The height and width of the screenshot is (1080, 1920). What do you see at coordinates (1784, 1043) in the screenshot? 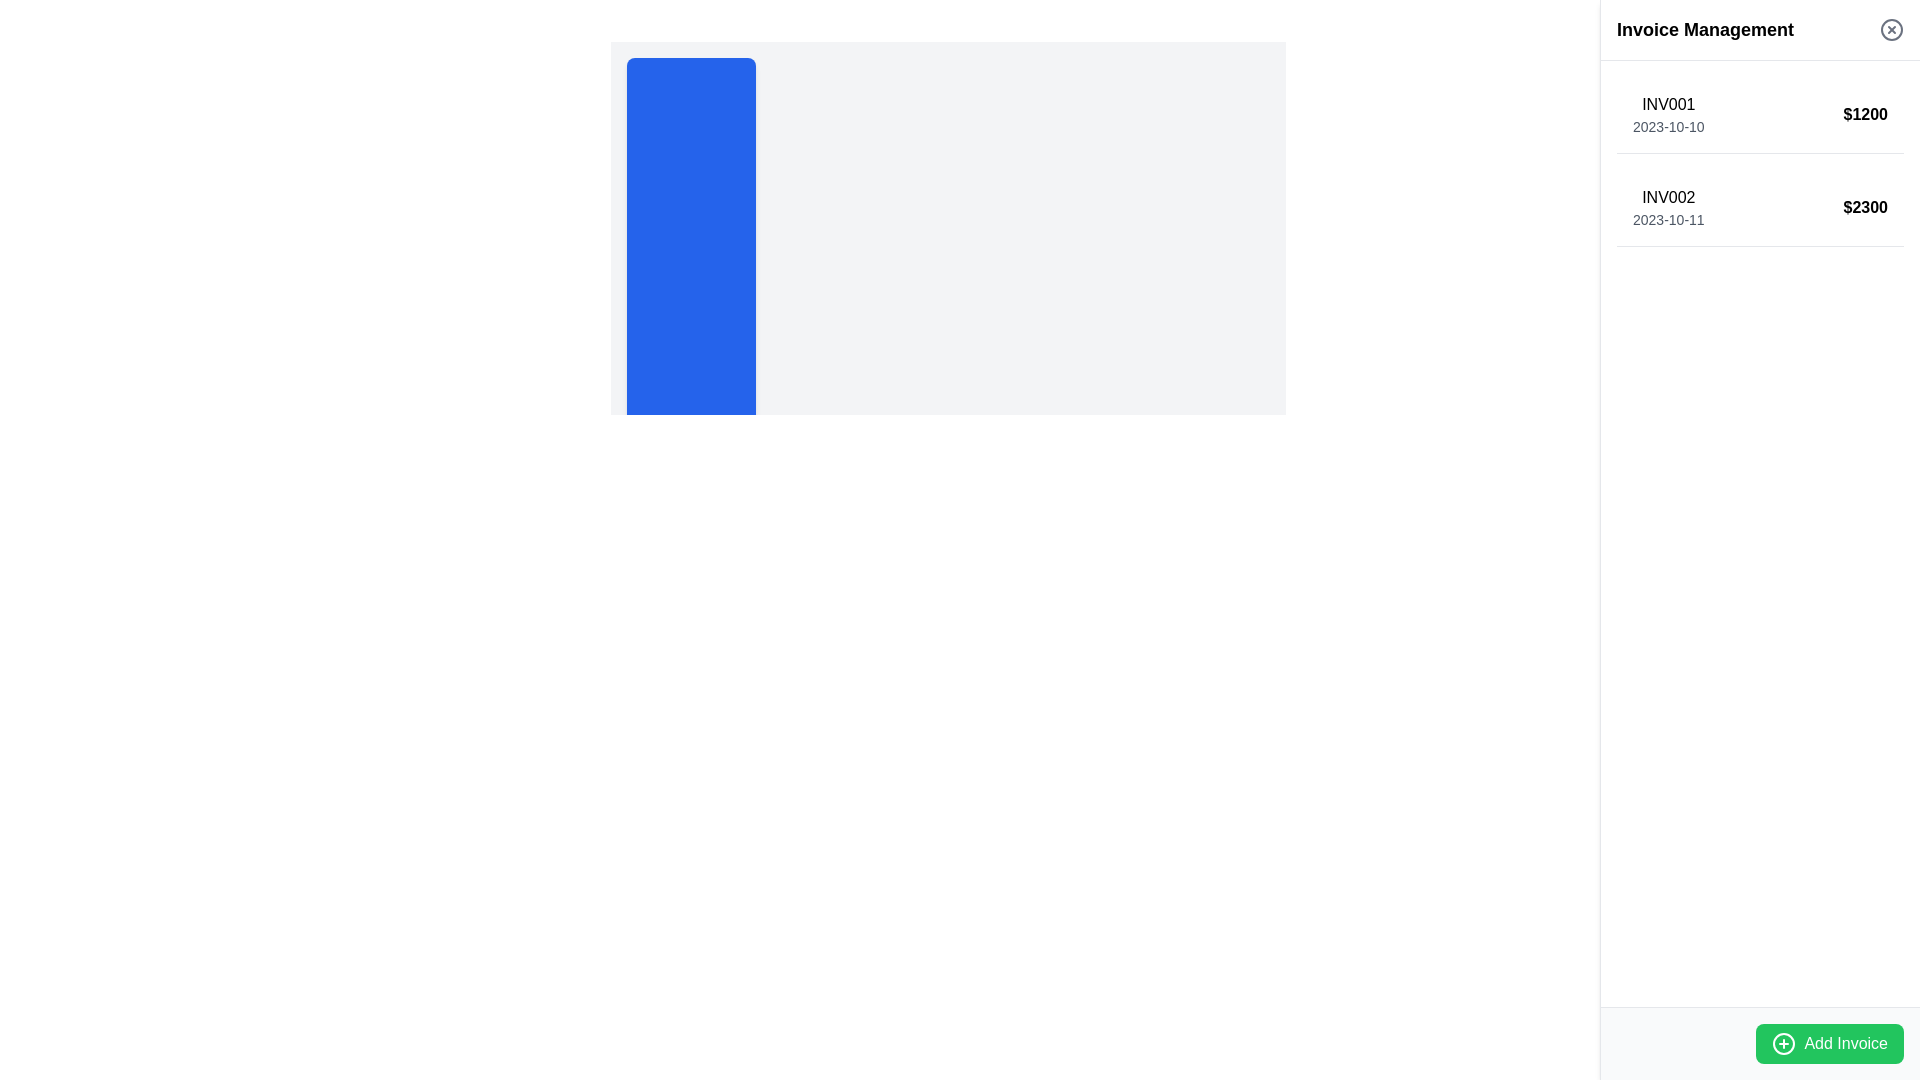
I see `the 'Add' icon positioned to the left of the text 'Add Invoice' within the green rounded rectangle button located at the bottom-right corner of the interface for visual feedback` at bounding box center [1784, 1043].